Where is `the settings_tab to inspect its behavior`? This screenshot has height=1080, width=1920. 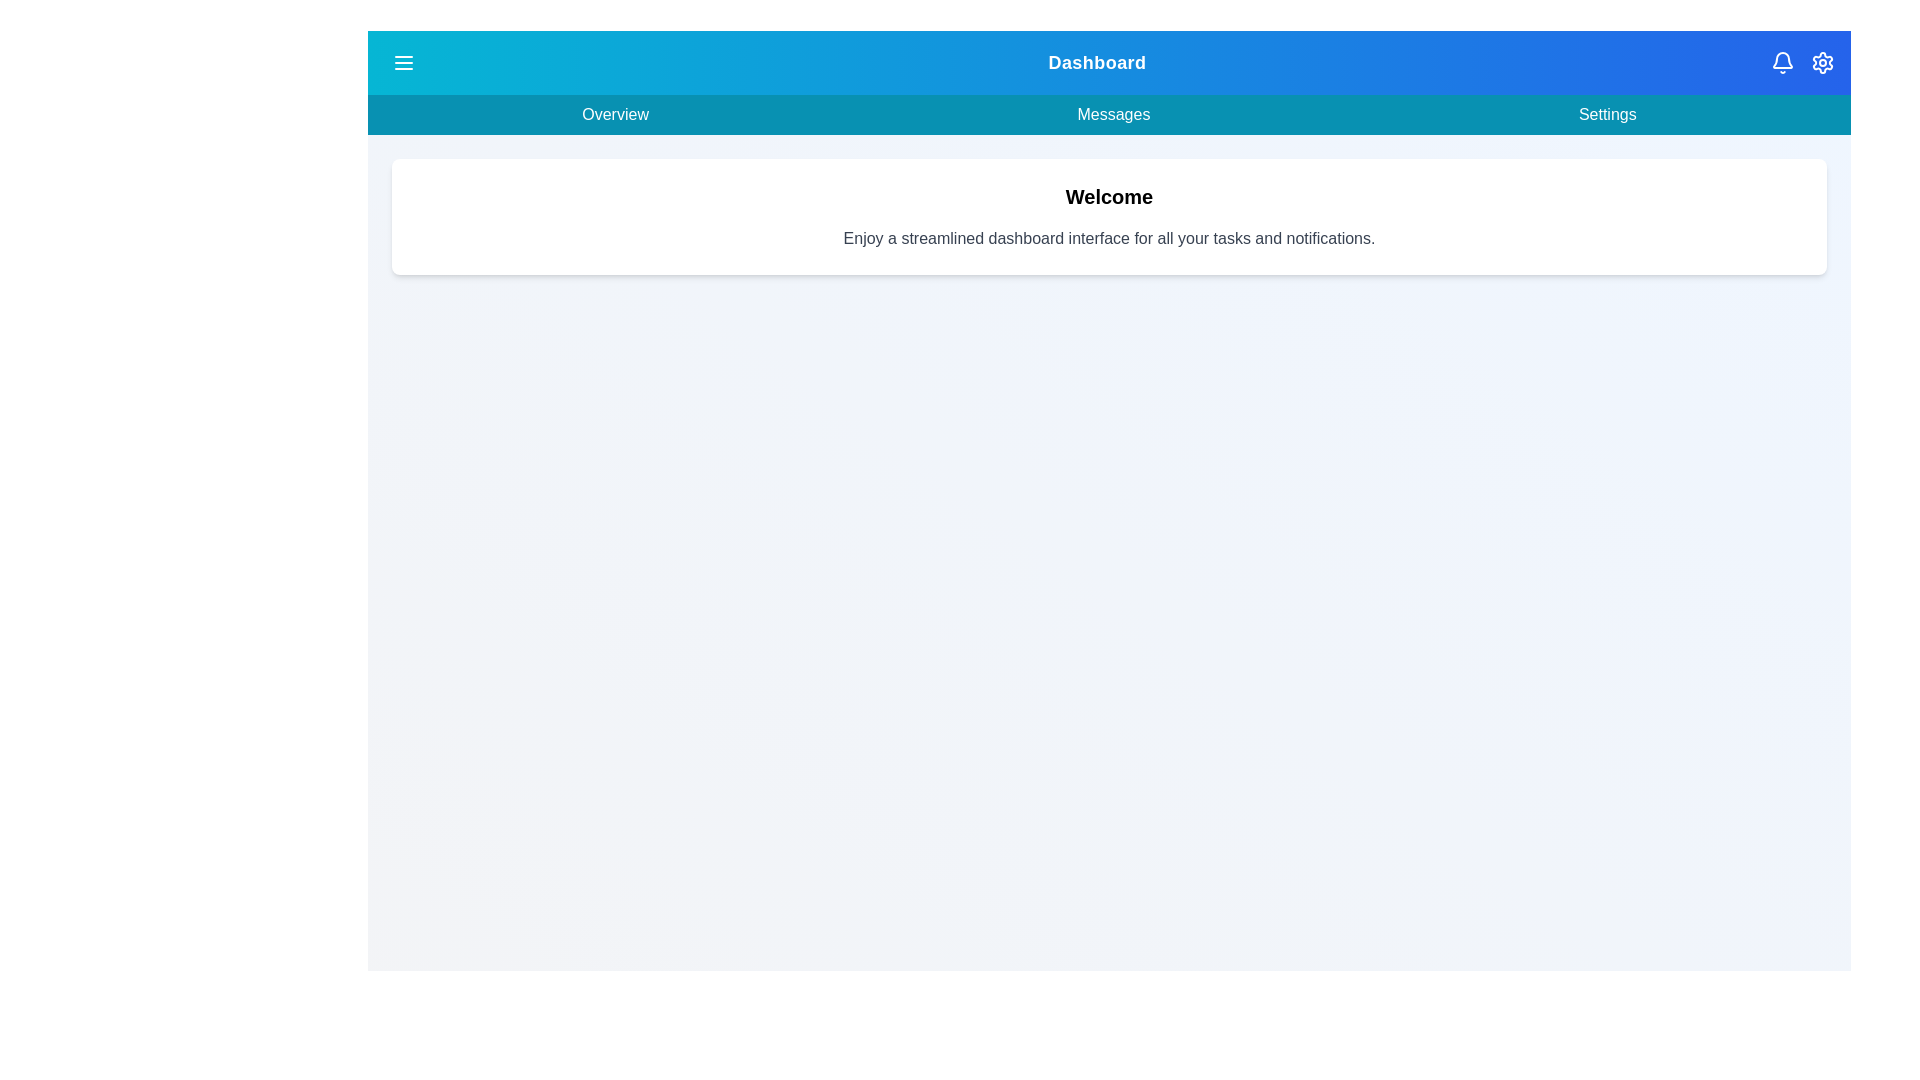
the settings_tab to inspect its behavior is located at coordinates (1608, 115).